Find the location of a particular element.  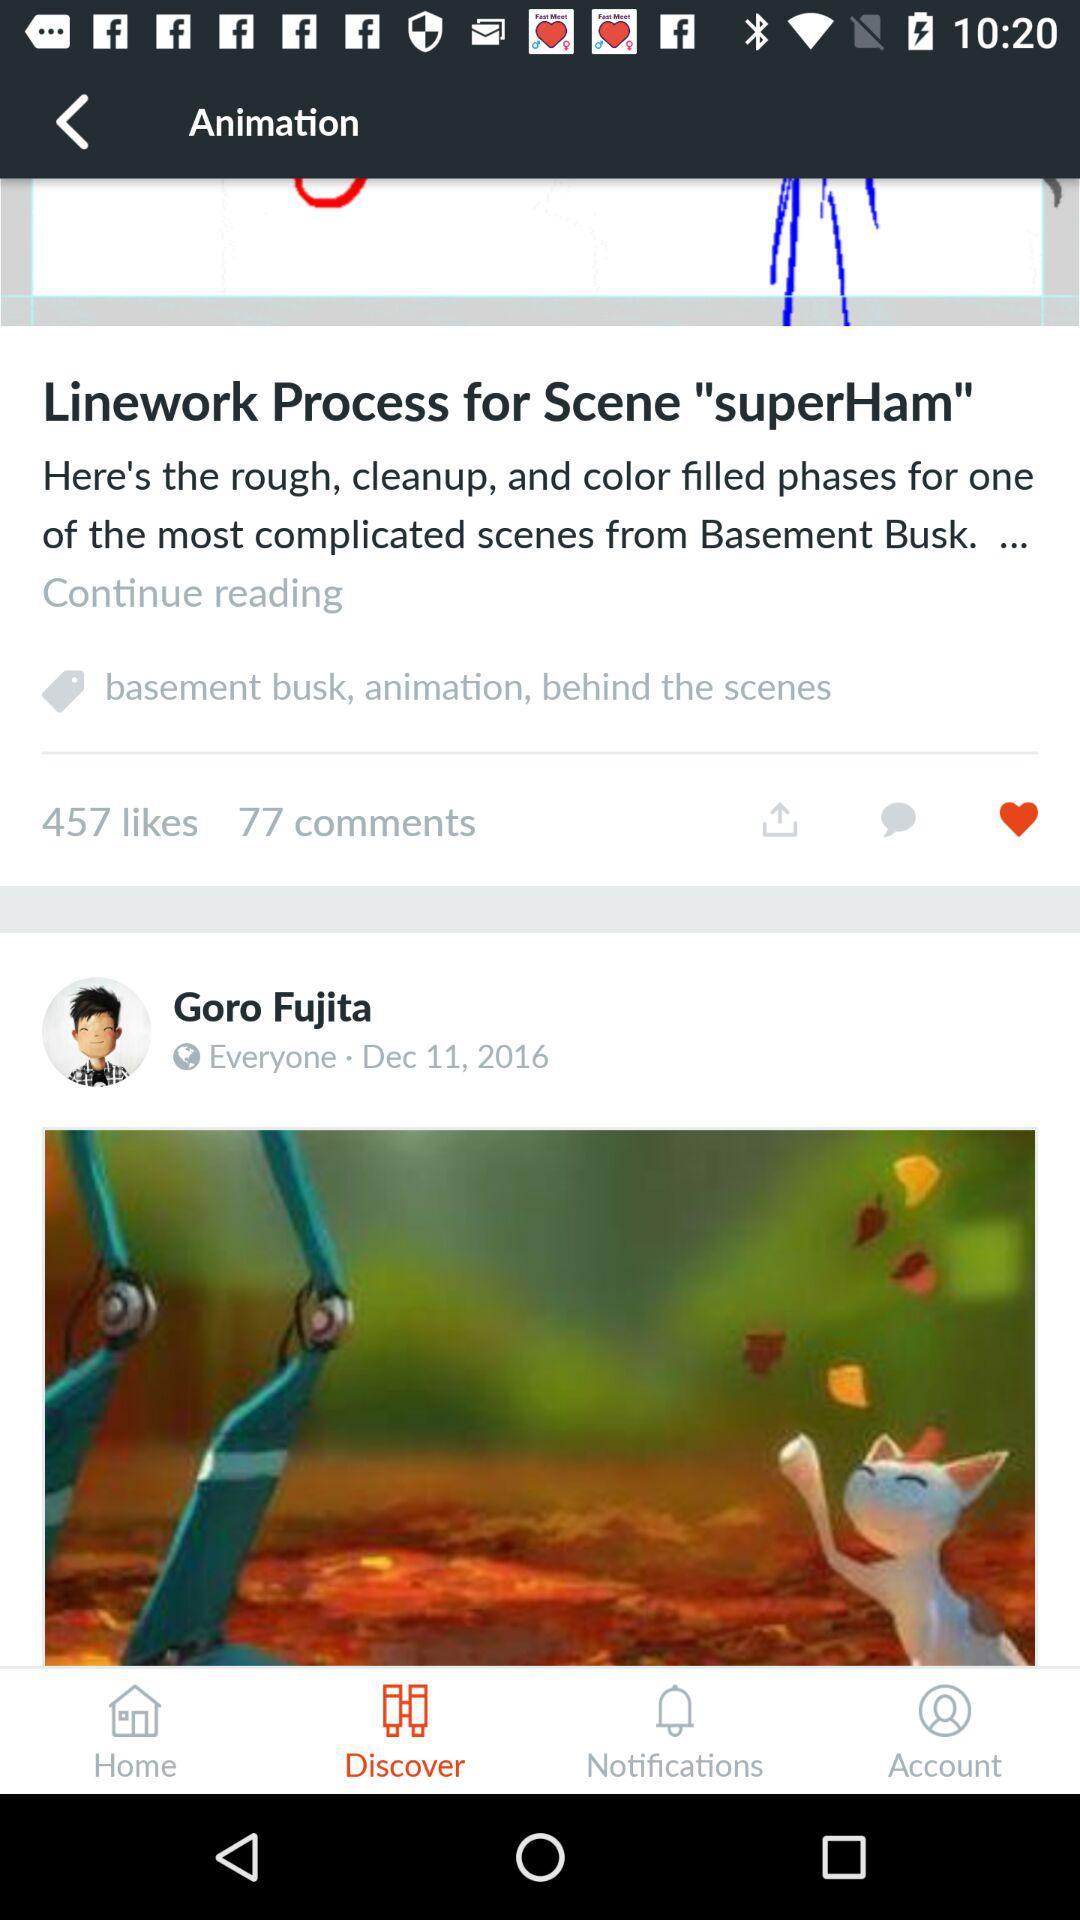

the icon above the linework process for icon is located at coordinates (540, 251).